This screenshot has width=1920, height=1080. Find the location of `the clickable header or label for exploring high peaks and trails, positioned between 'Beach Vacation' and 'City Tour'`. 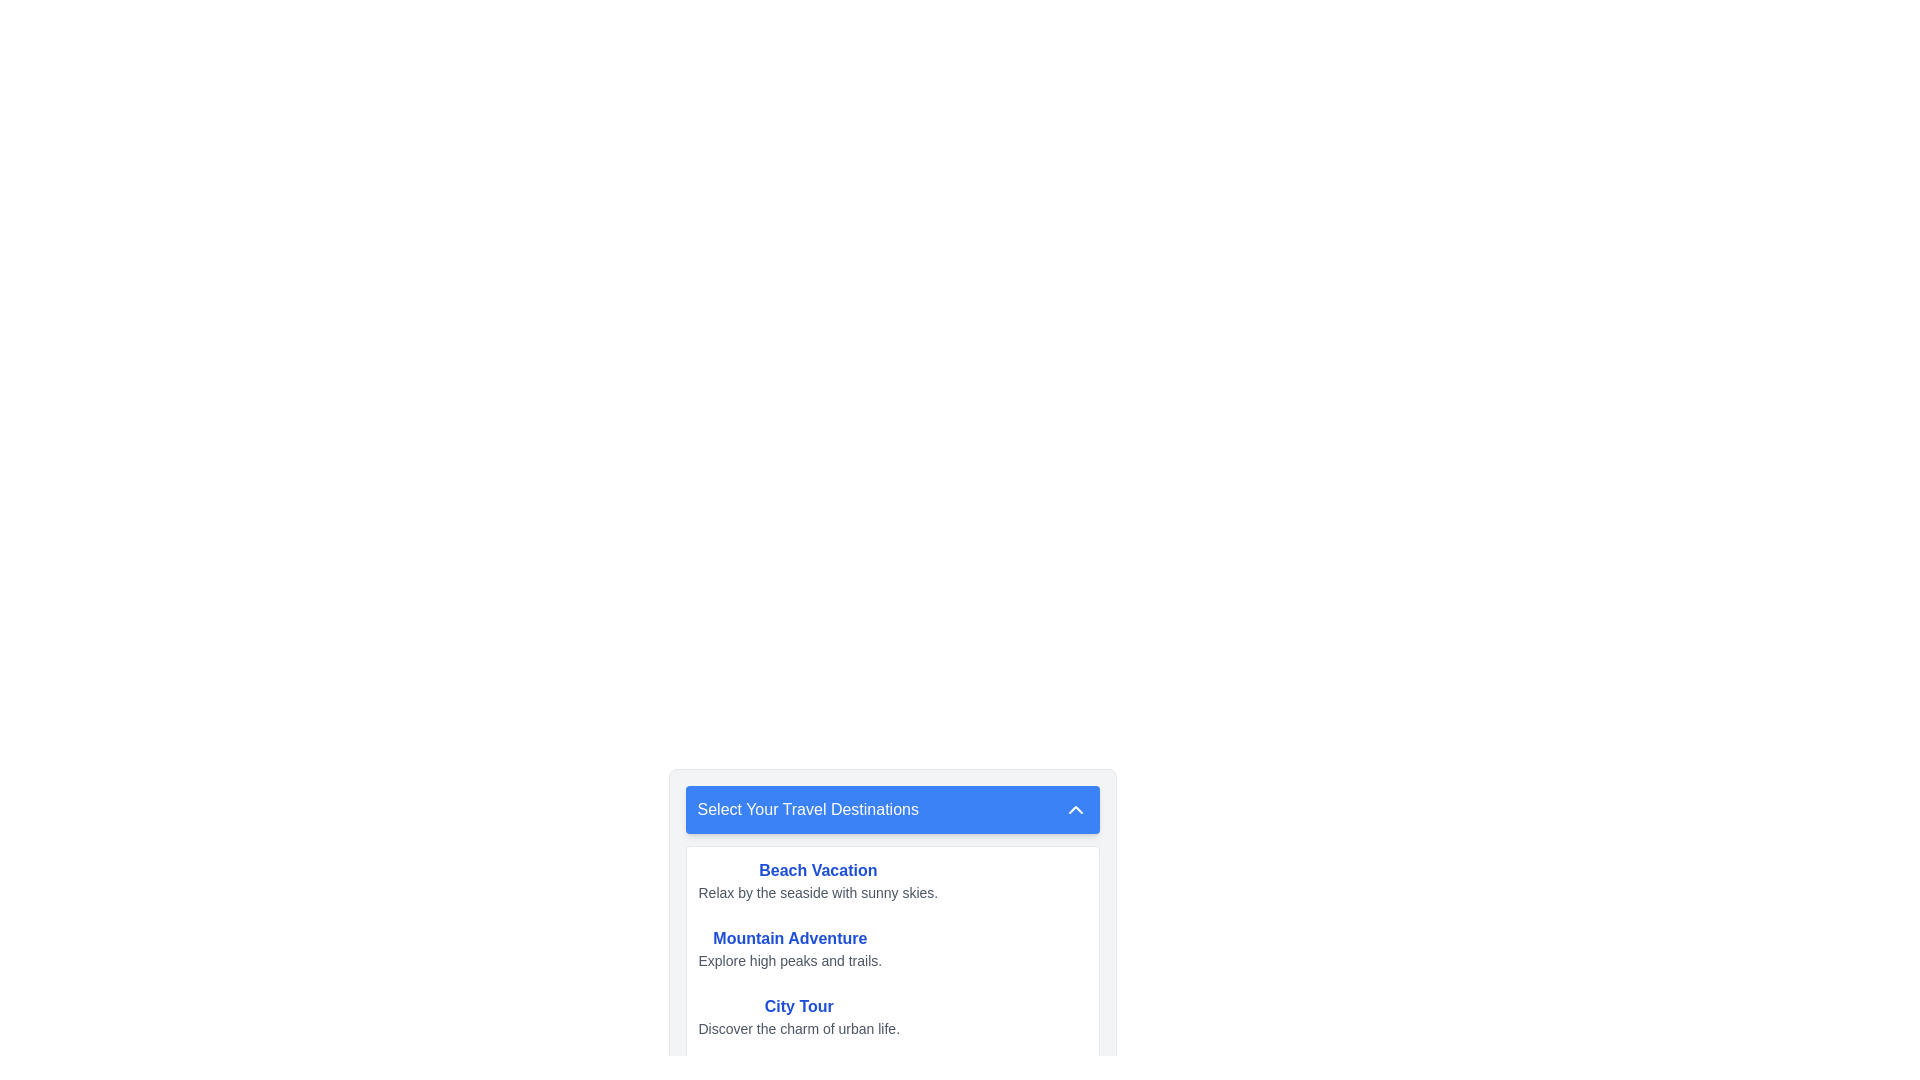

the clickable header or label for exploring high peaks and trails, positioned between 'Beach Vacation' and 'City Tour' is located at coordinates (789, 938).